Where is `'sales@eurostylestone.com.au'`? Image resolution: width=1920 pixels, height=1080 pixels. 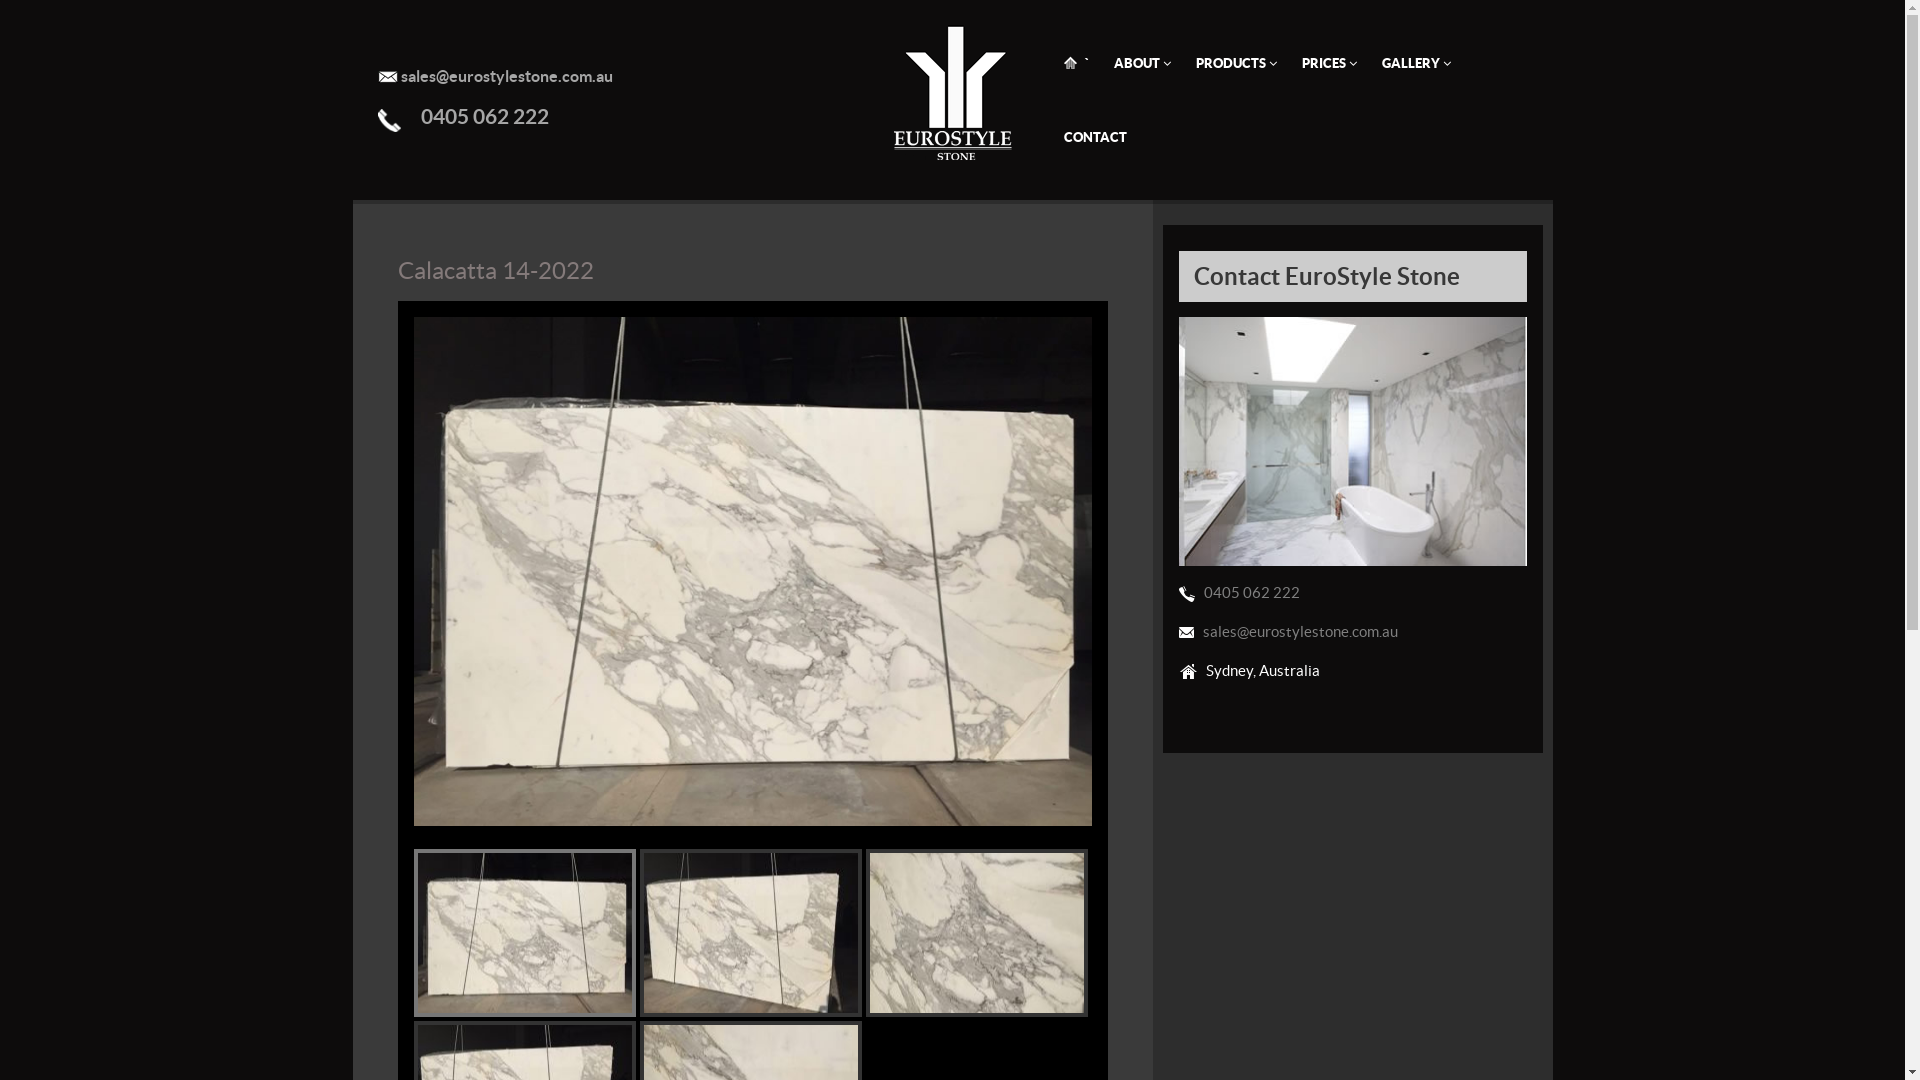 'sales@eurostylestone.com.au' is located at coordinates (505, 74).